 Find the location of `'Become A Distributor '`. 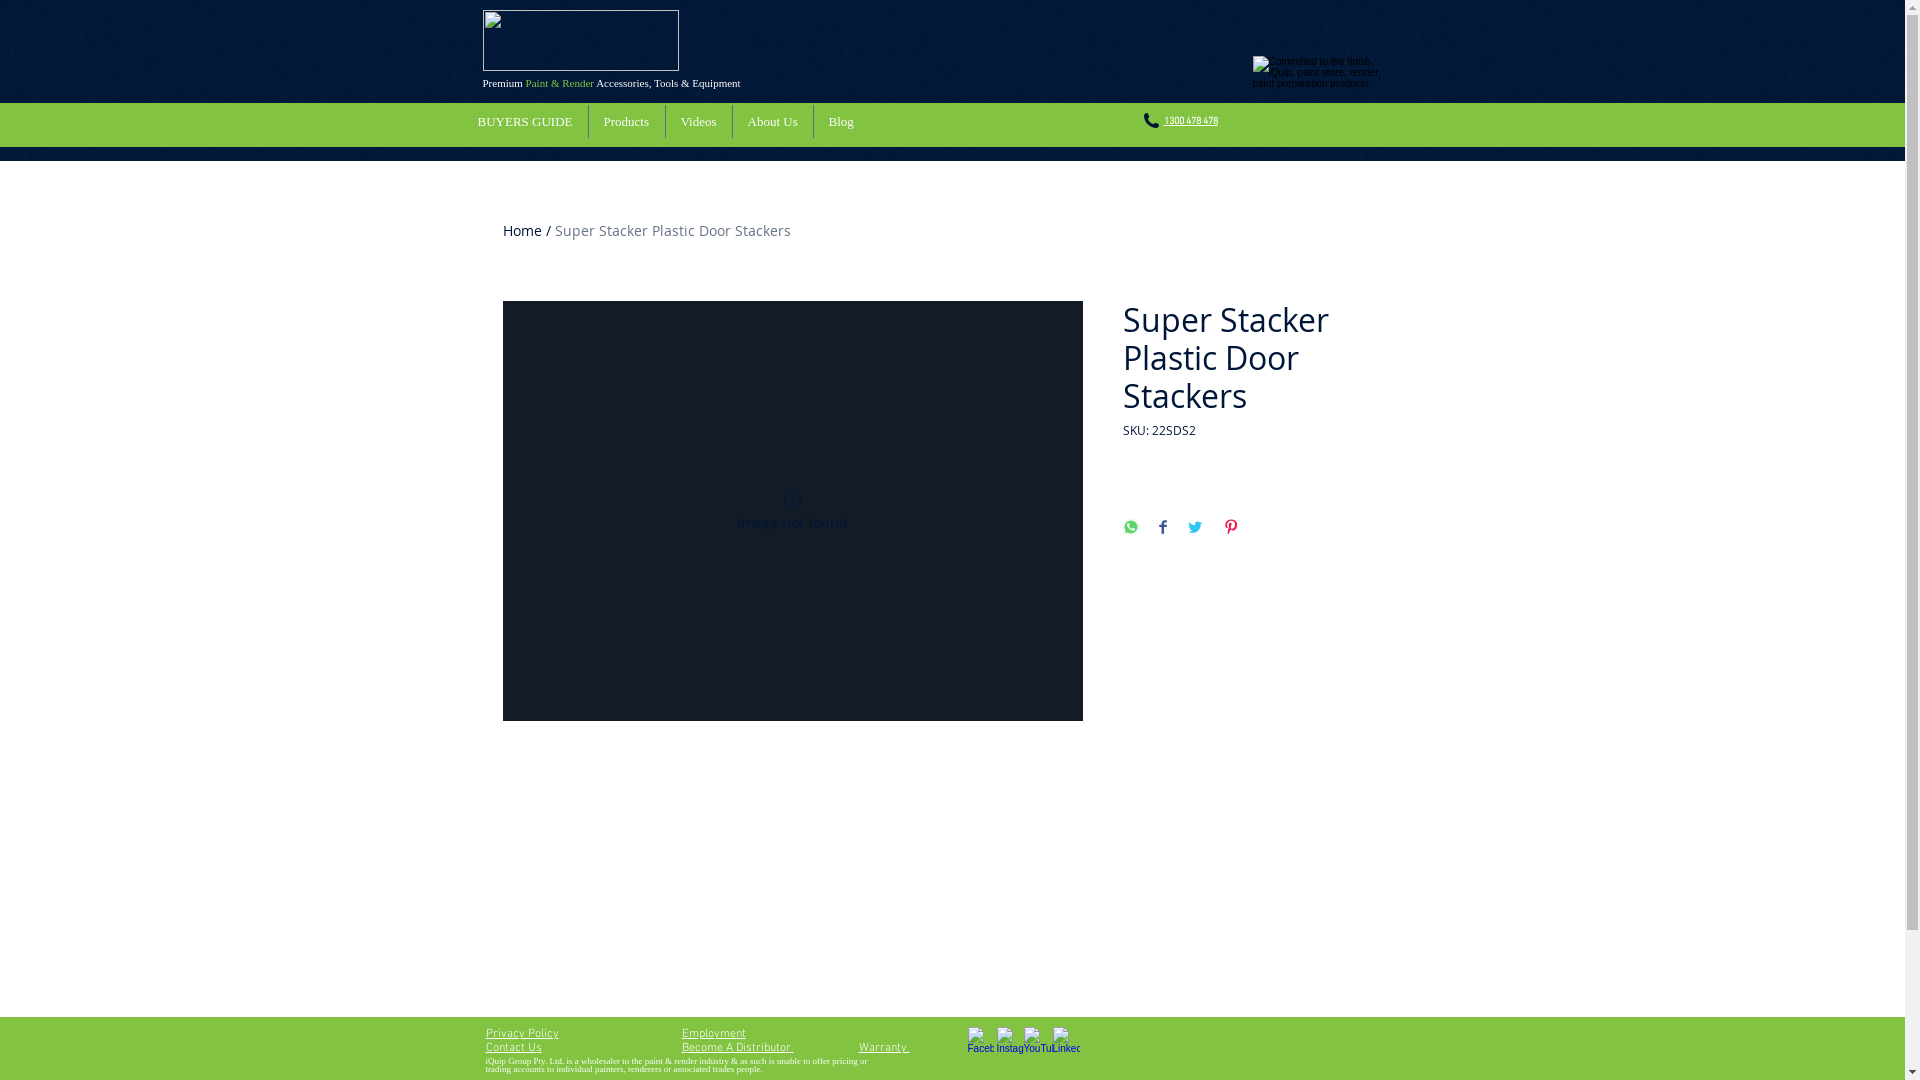

'Become A Distributor ' is located at coordinates (737, 1047).